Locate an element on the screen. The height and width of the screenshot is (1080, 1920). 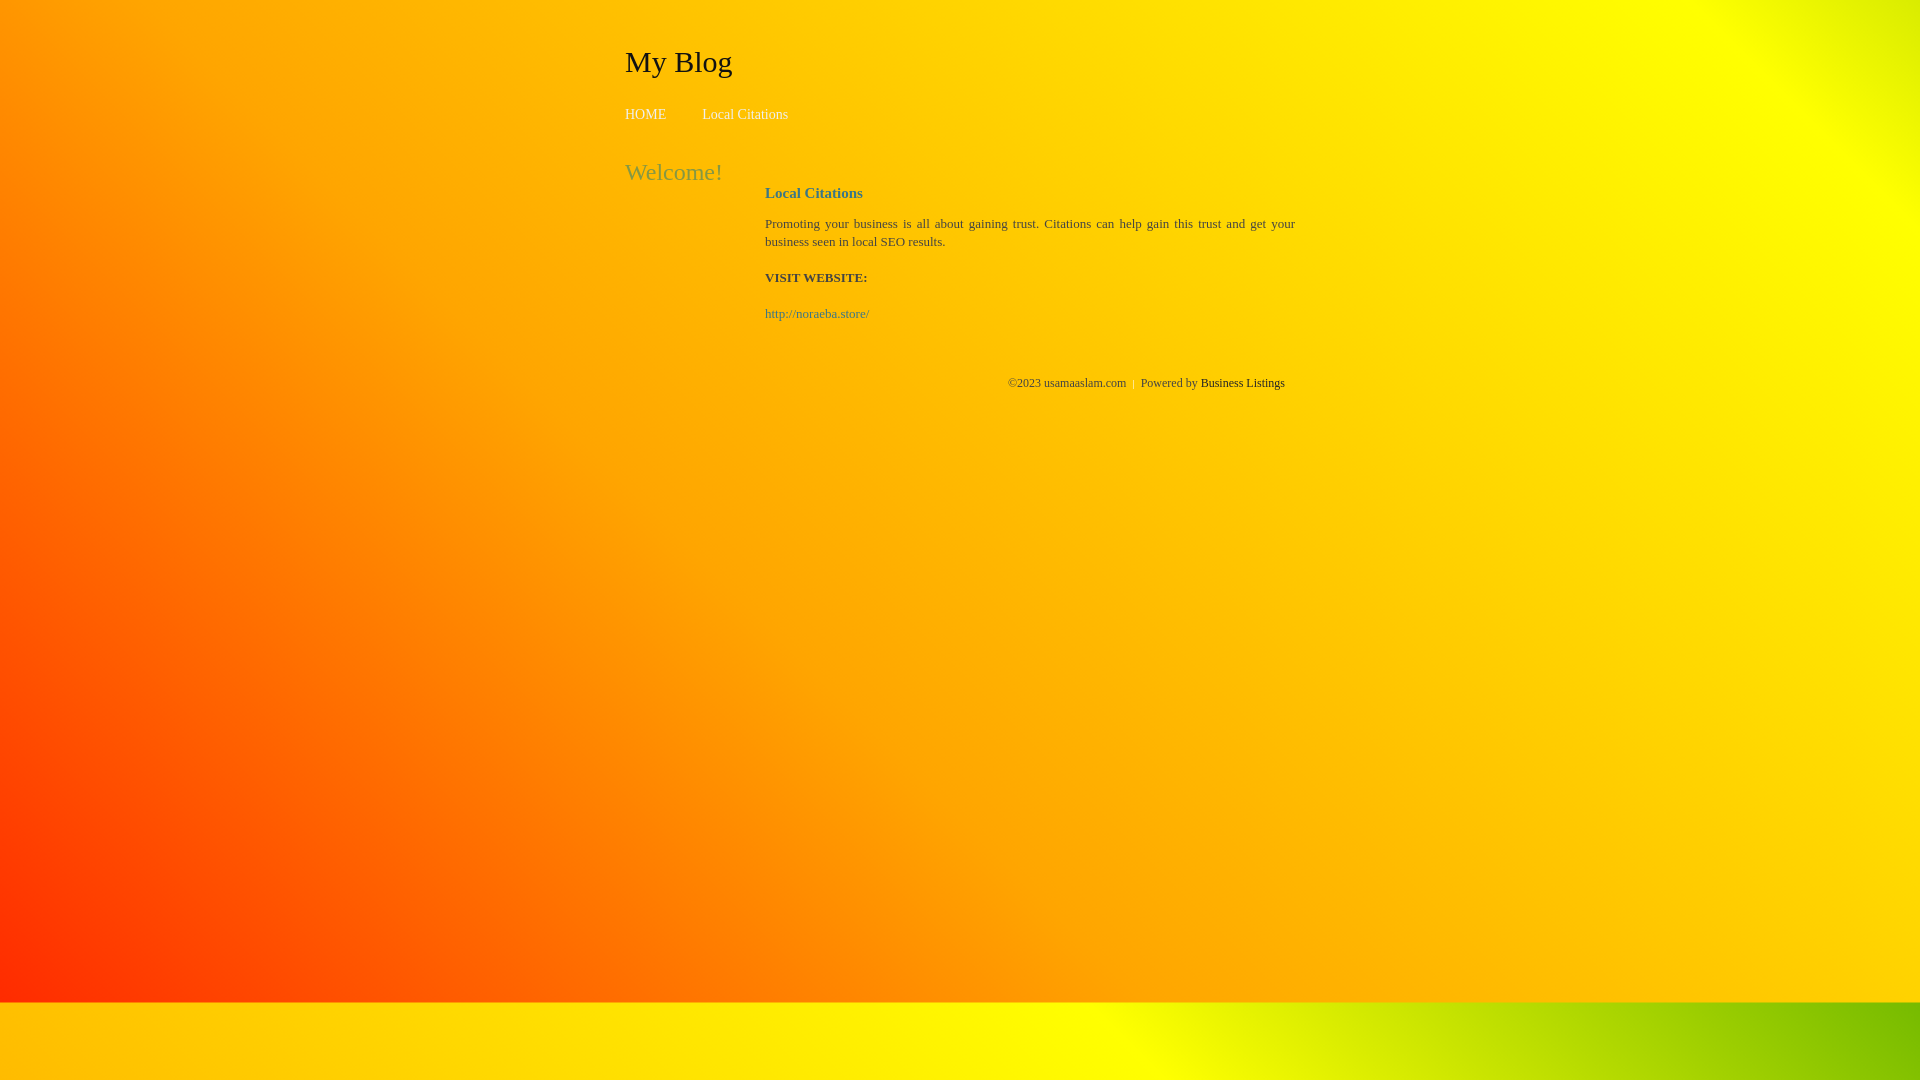
'HOME' is located at coordinates (645, 114).